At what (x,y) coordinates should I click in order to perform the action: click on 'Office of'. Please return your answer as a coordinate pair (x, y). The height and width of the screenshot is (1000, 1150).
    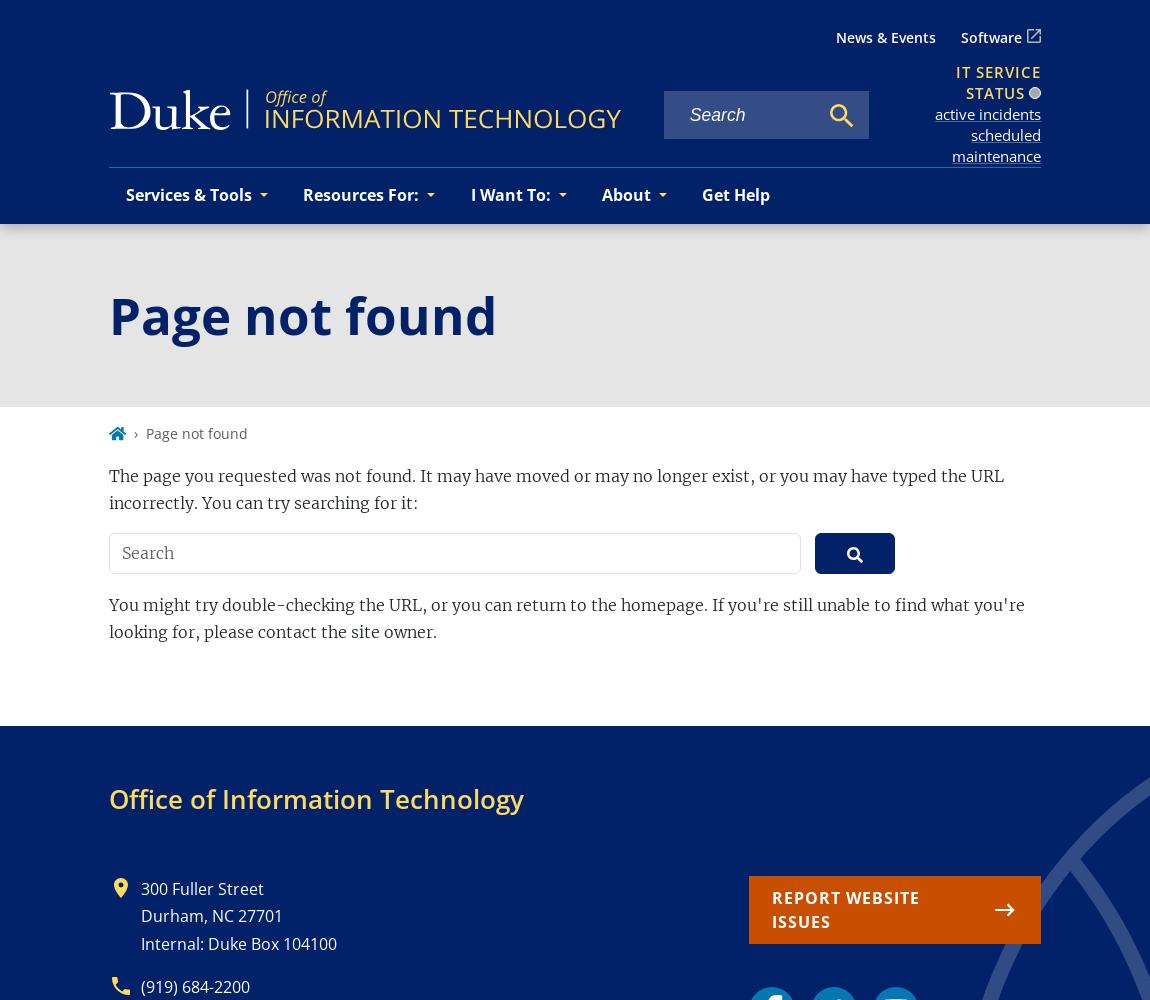
    Looking at the image, I should click on (160, 799).